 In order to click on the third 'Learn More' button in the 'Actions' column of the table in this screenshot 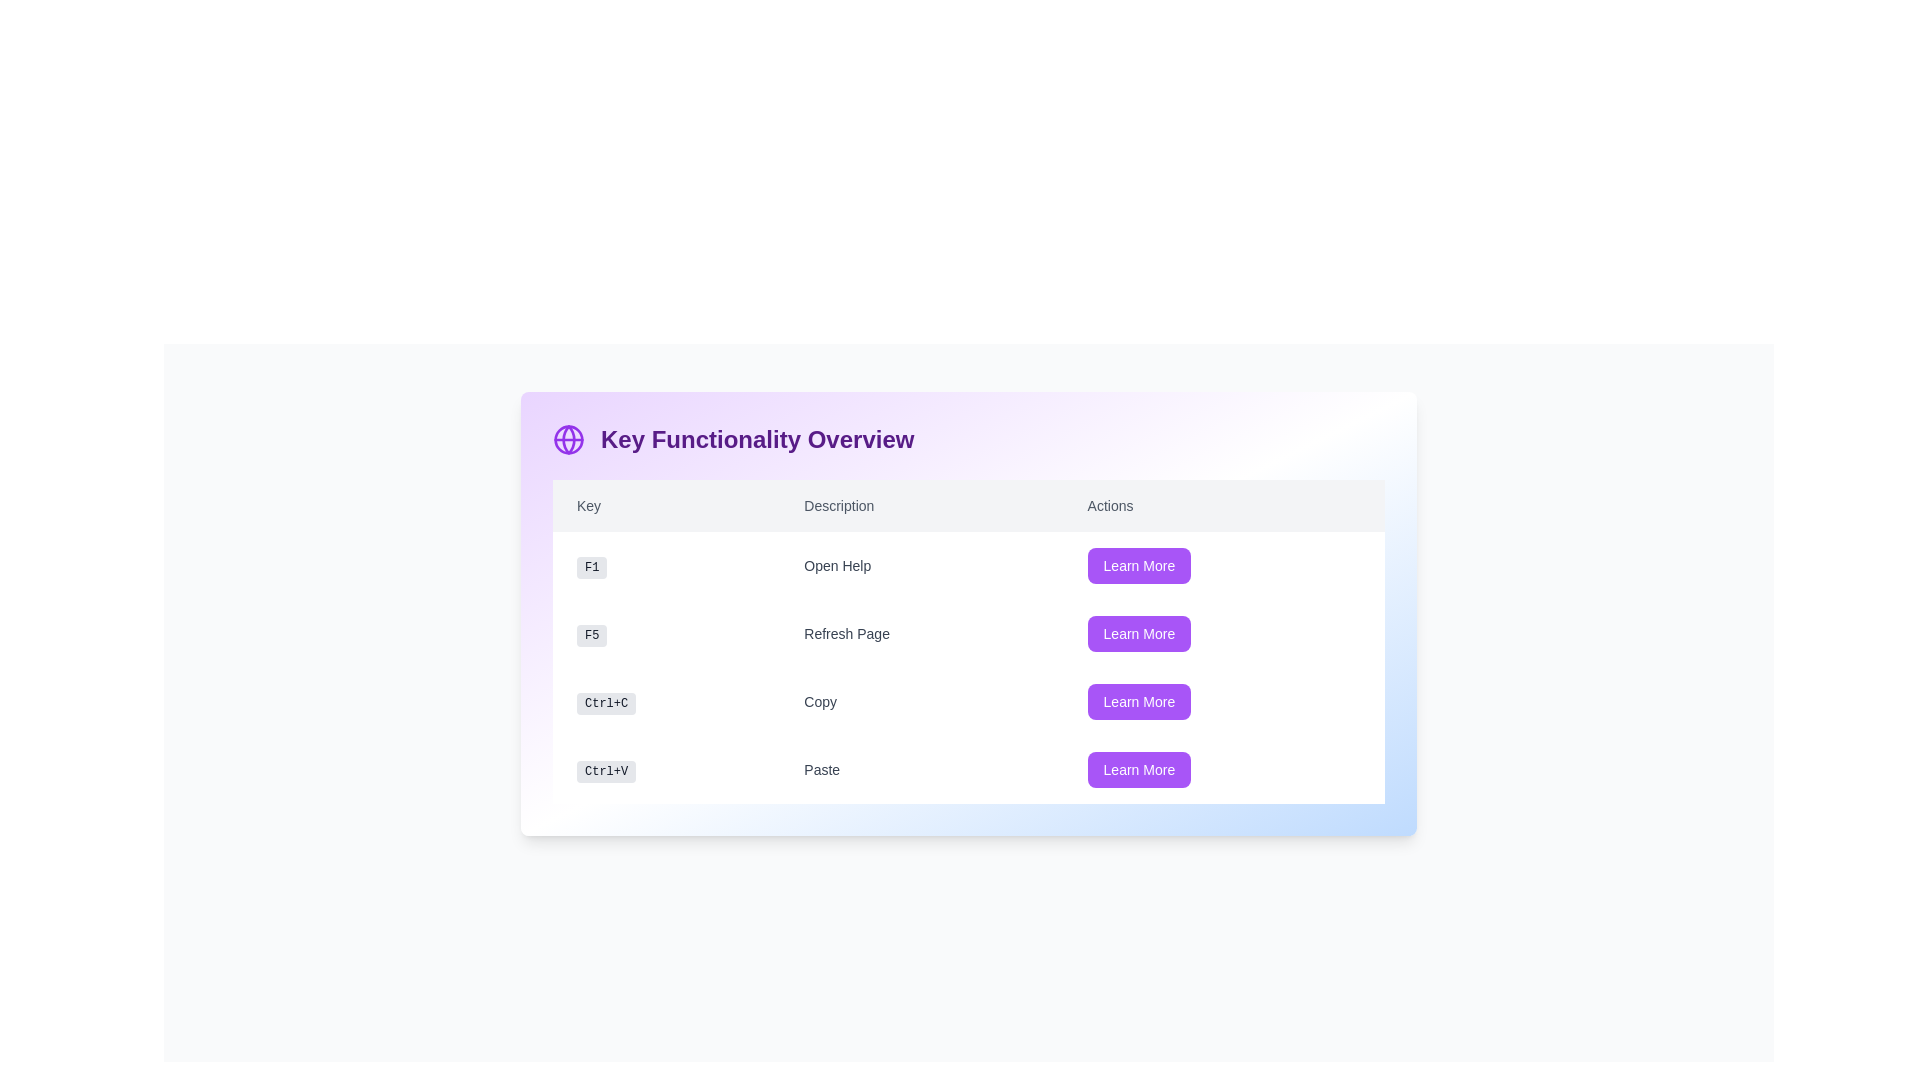, I will do `click(1223, 701)`.